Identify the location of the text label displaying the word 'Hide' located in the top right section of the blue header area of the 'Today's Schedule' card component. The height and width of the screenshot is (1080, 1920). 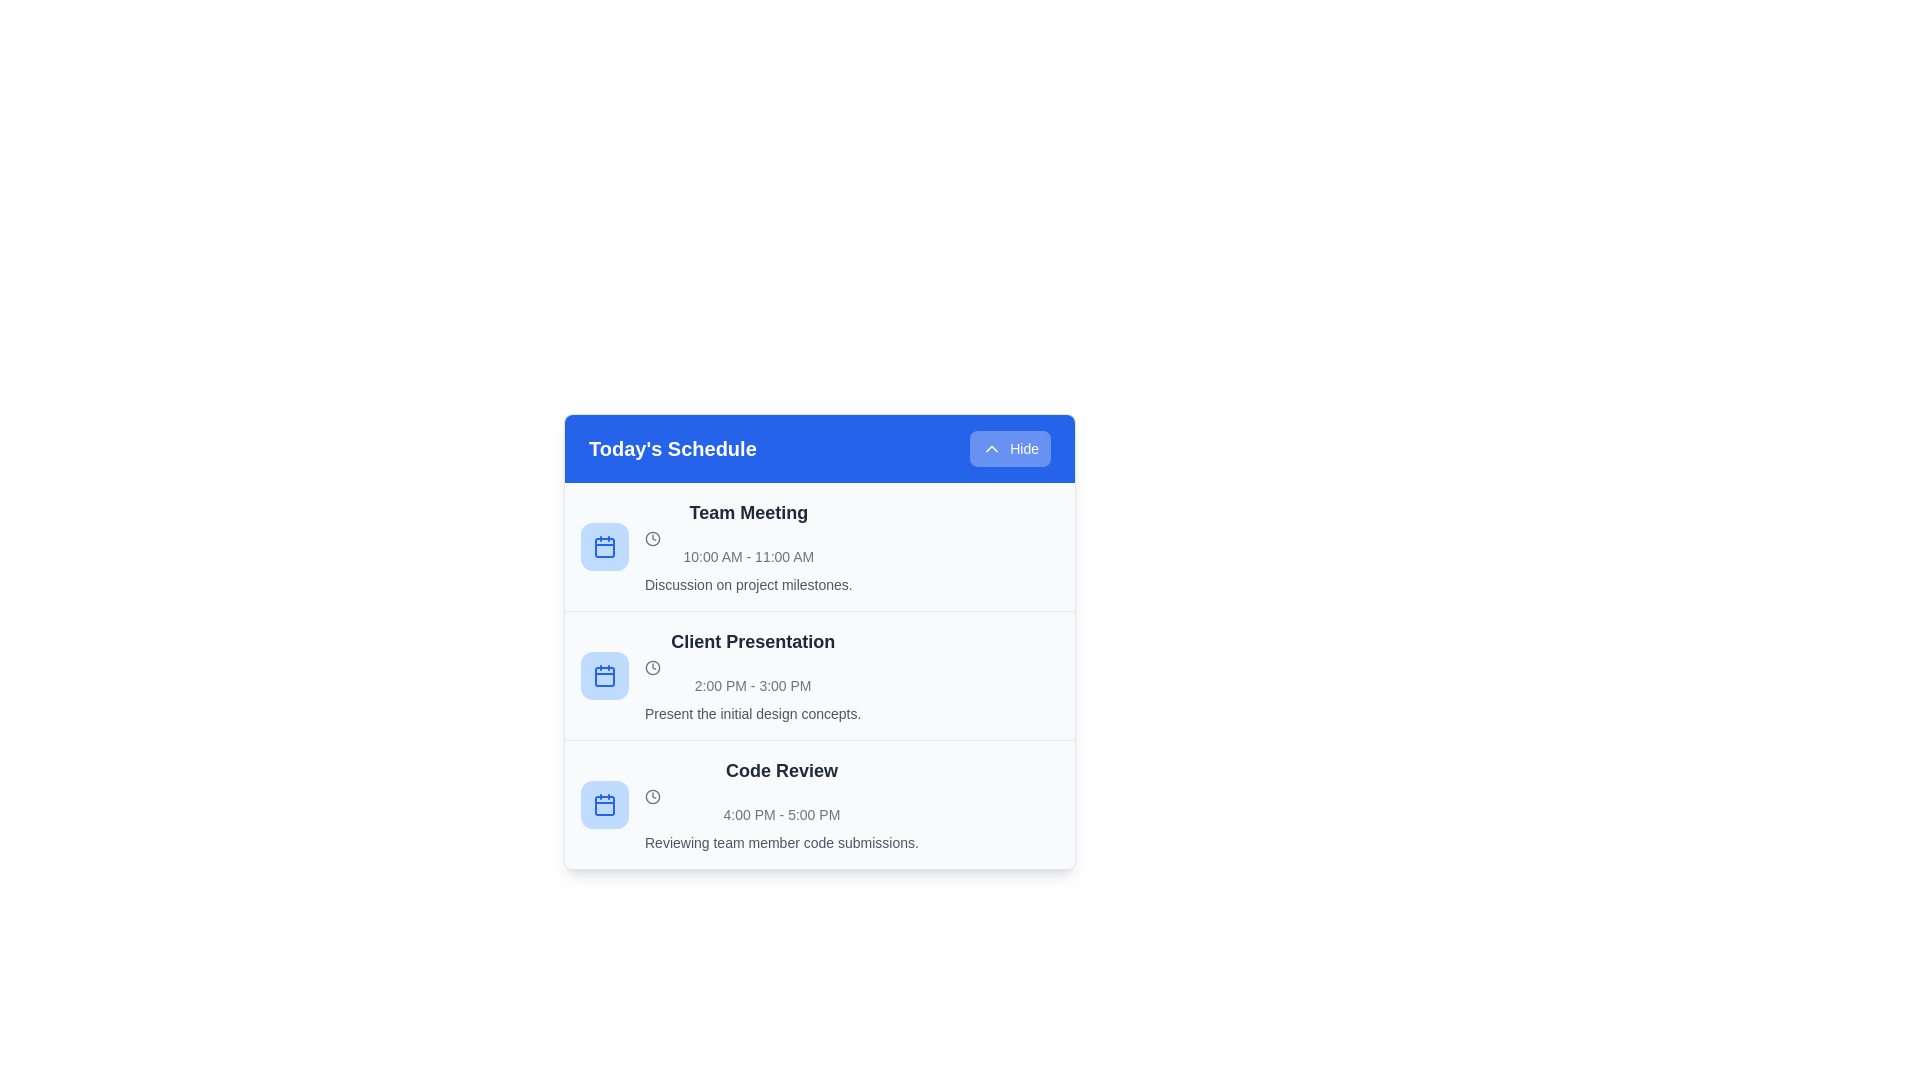
(1024, 447).